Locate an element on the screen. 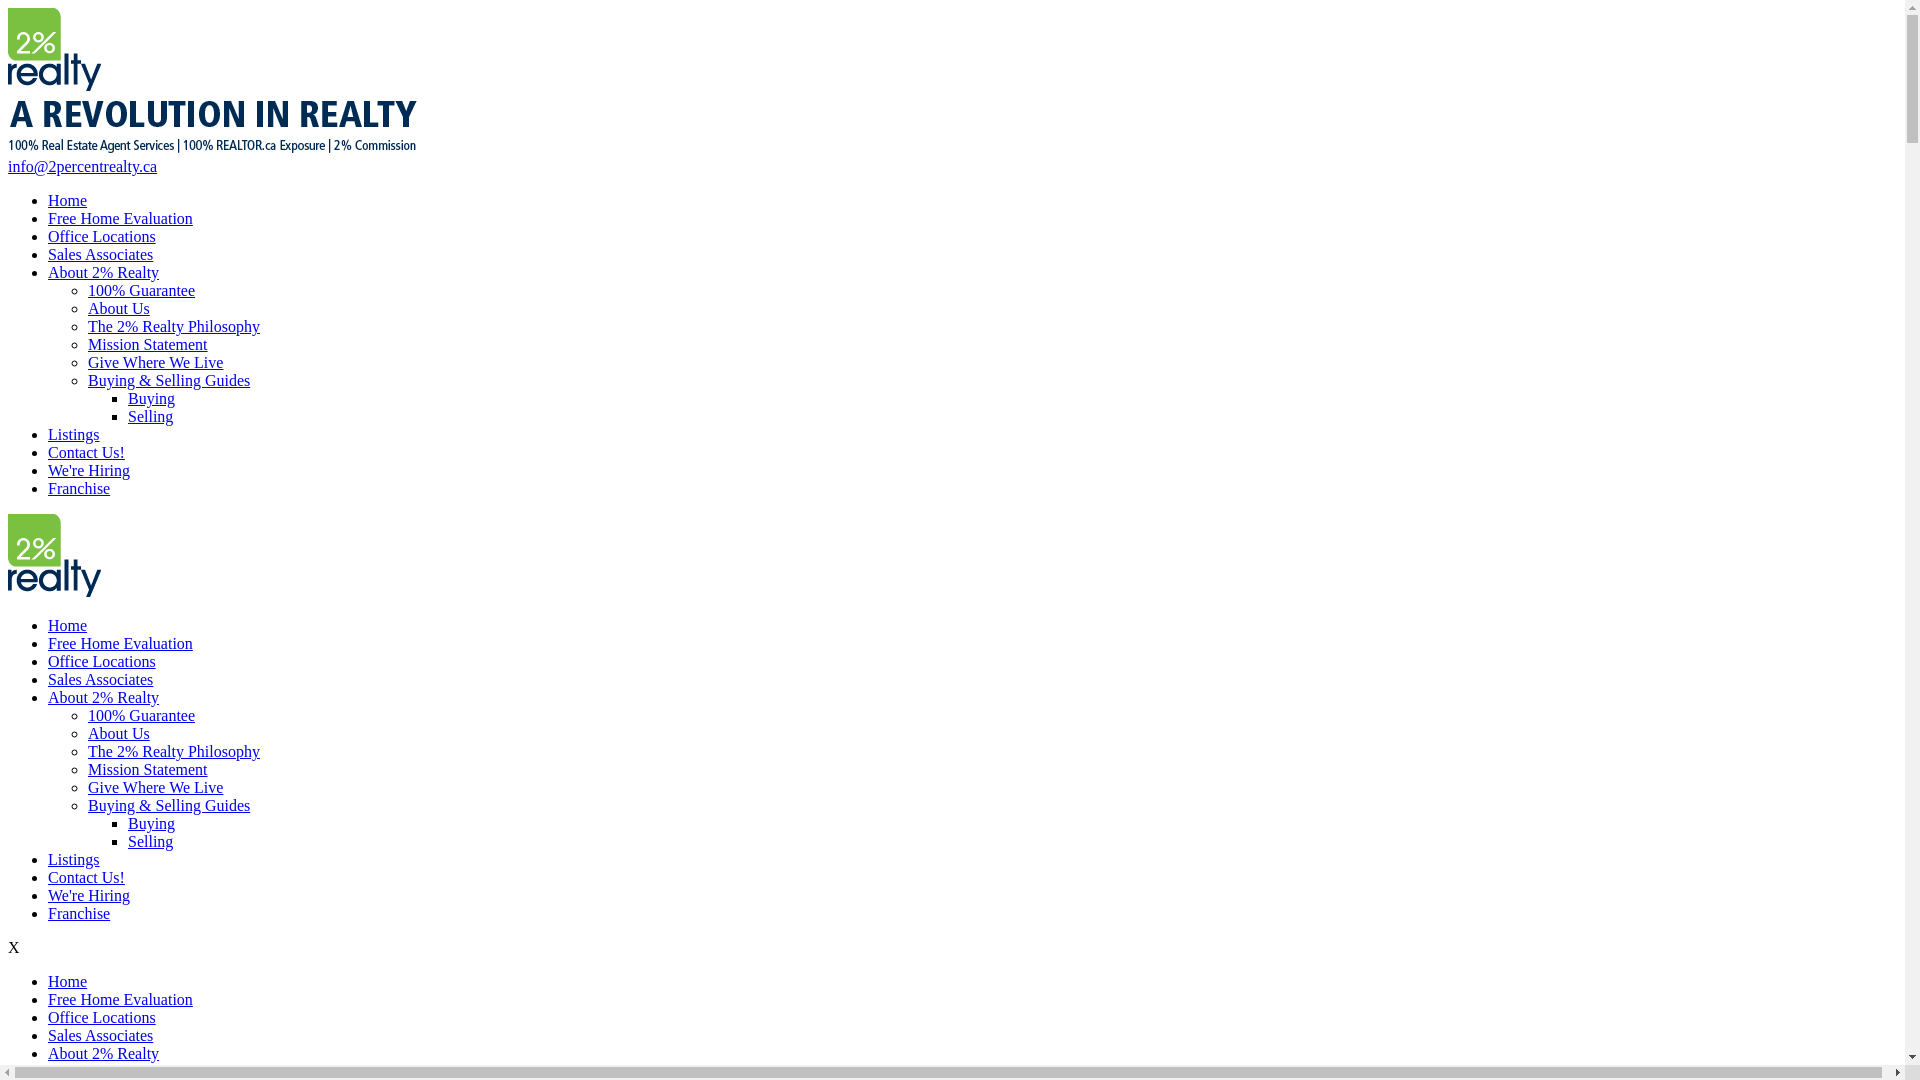  '100% Guarantee' is located at coordinates (140, 290).